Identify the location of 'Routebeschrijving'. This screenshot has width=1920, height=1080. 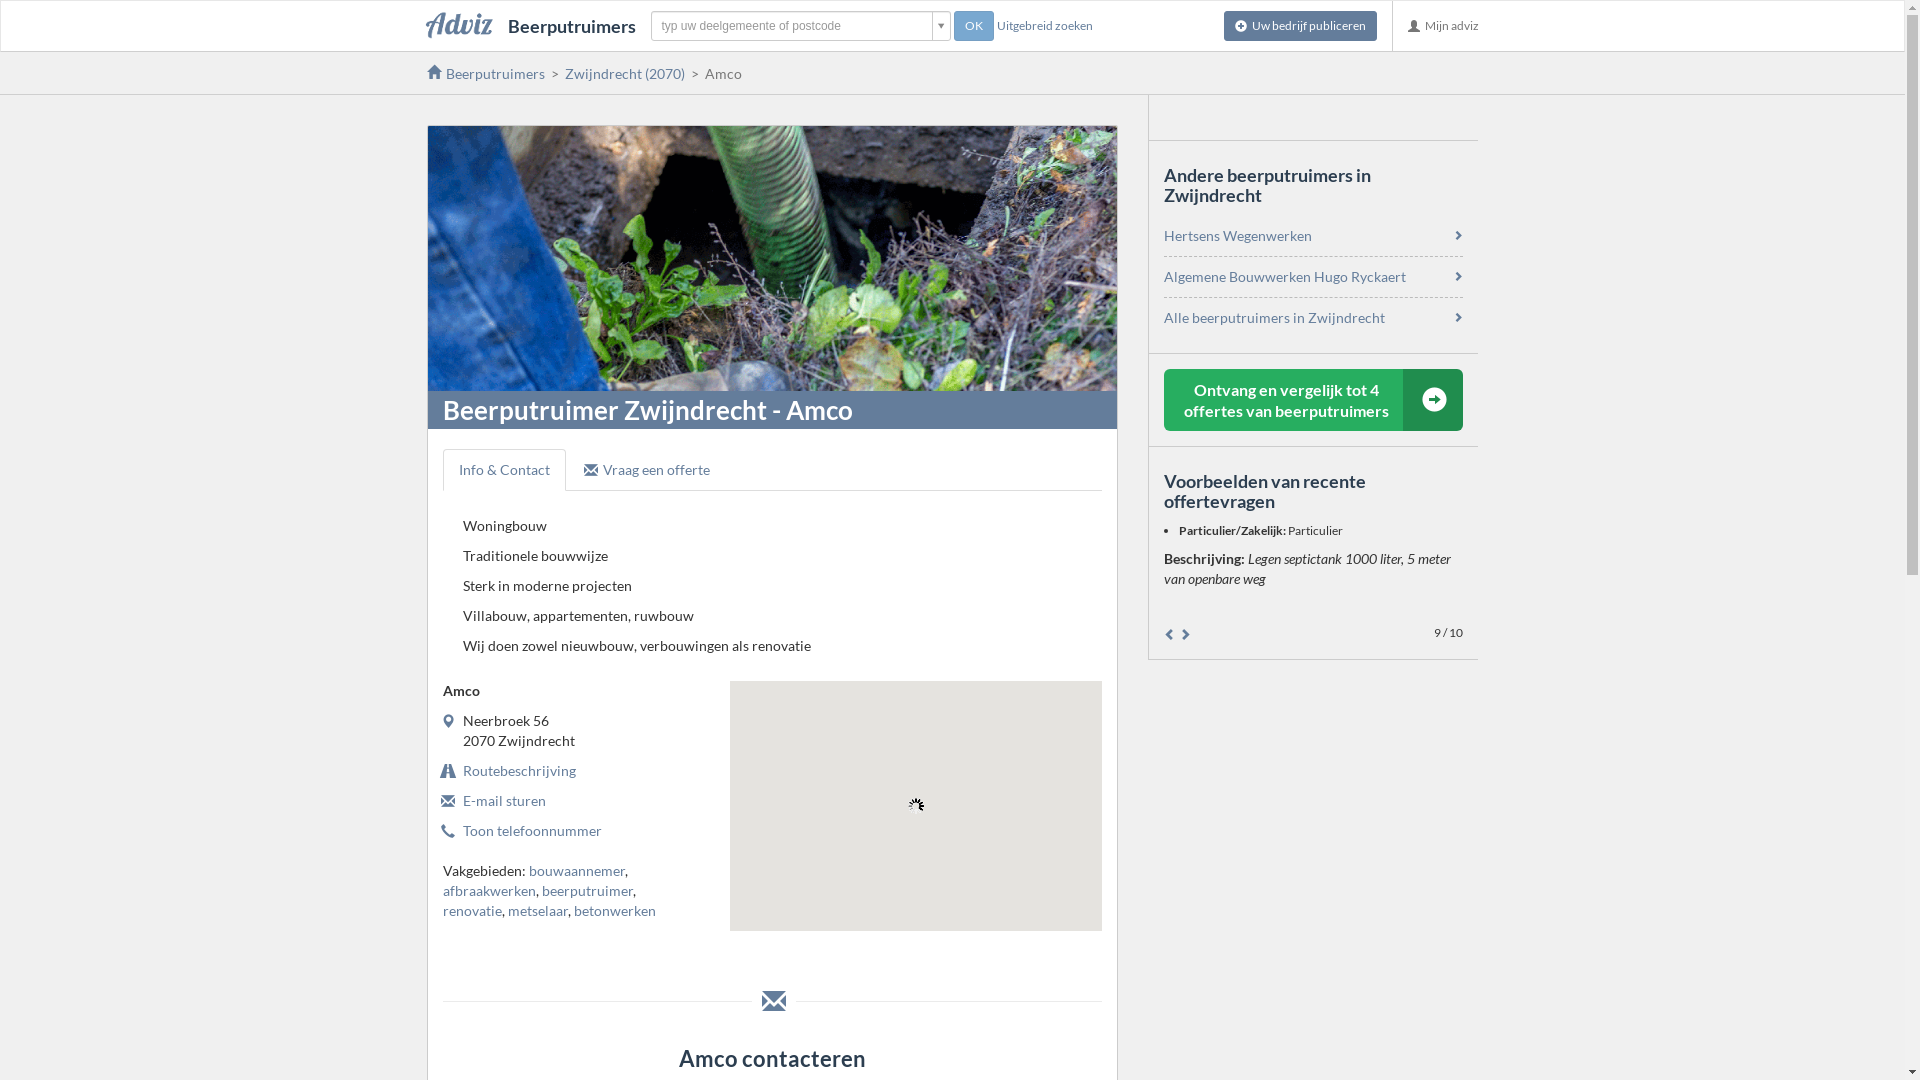
(518, 769).